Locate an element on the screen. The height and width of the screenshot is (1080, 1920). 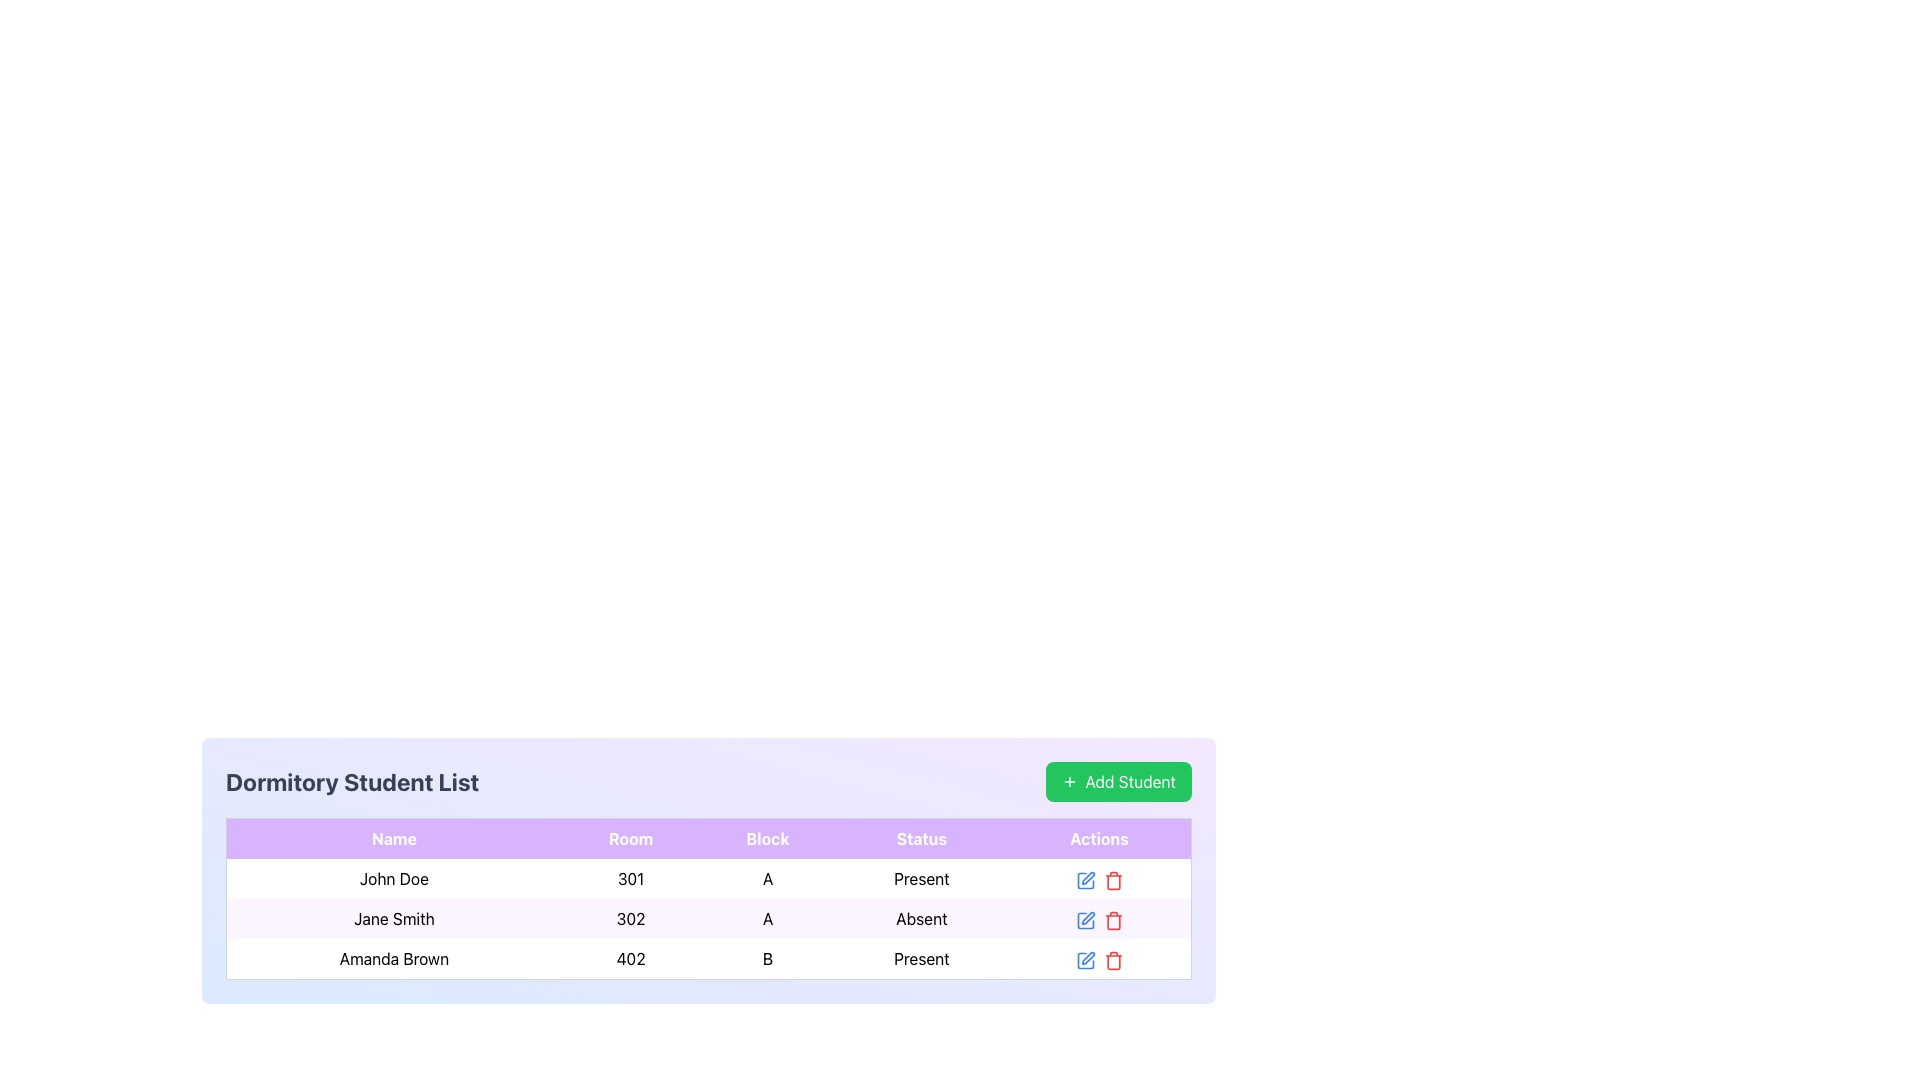
the text label reading 'Present' in the 'Status' column of the table is located at coordinates (920, 878).